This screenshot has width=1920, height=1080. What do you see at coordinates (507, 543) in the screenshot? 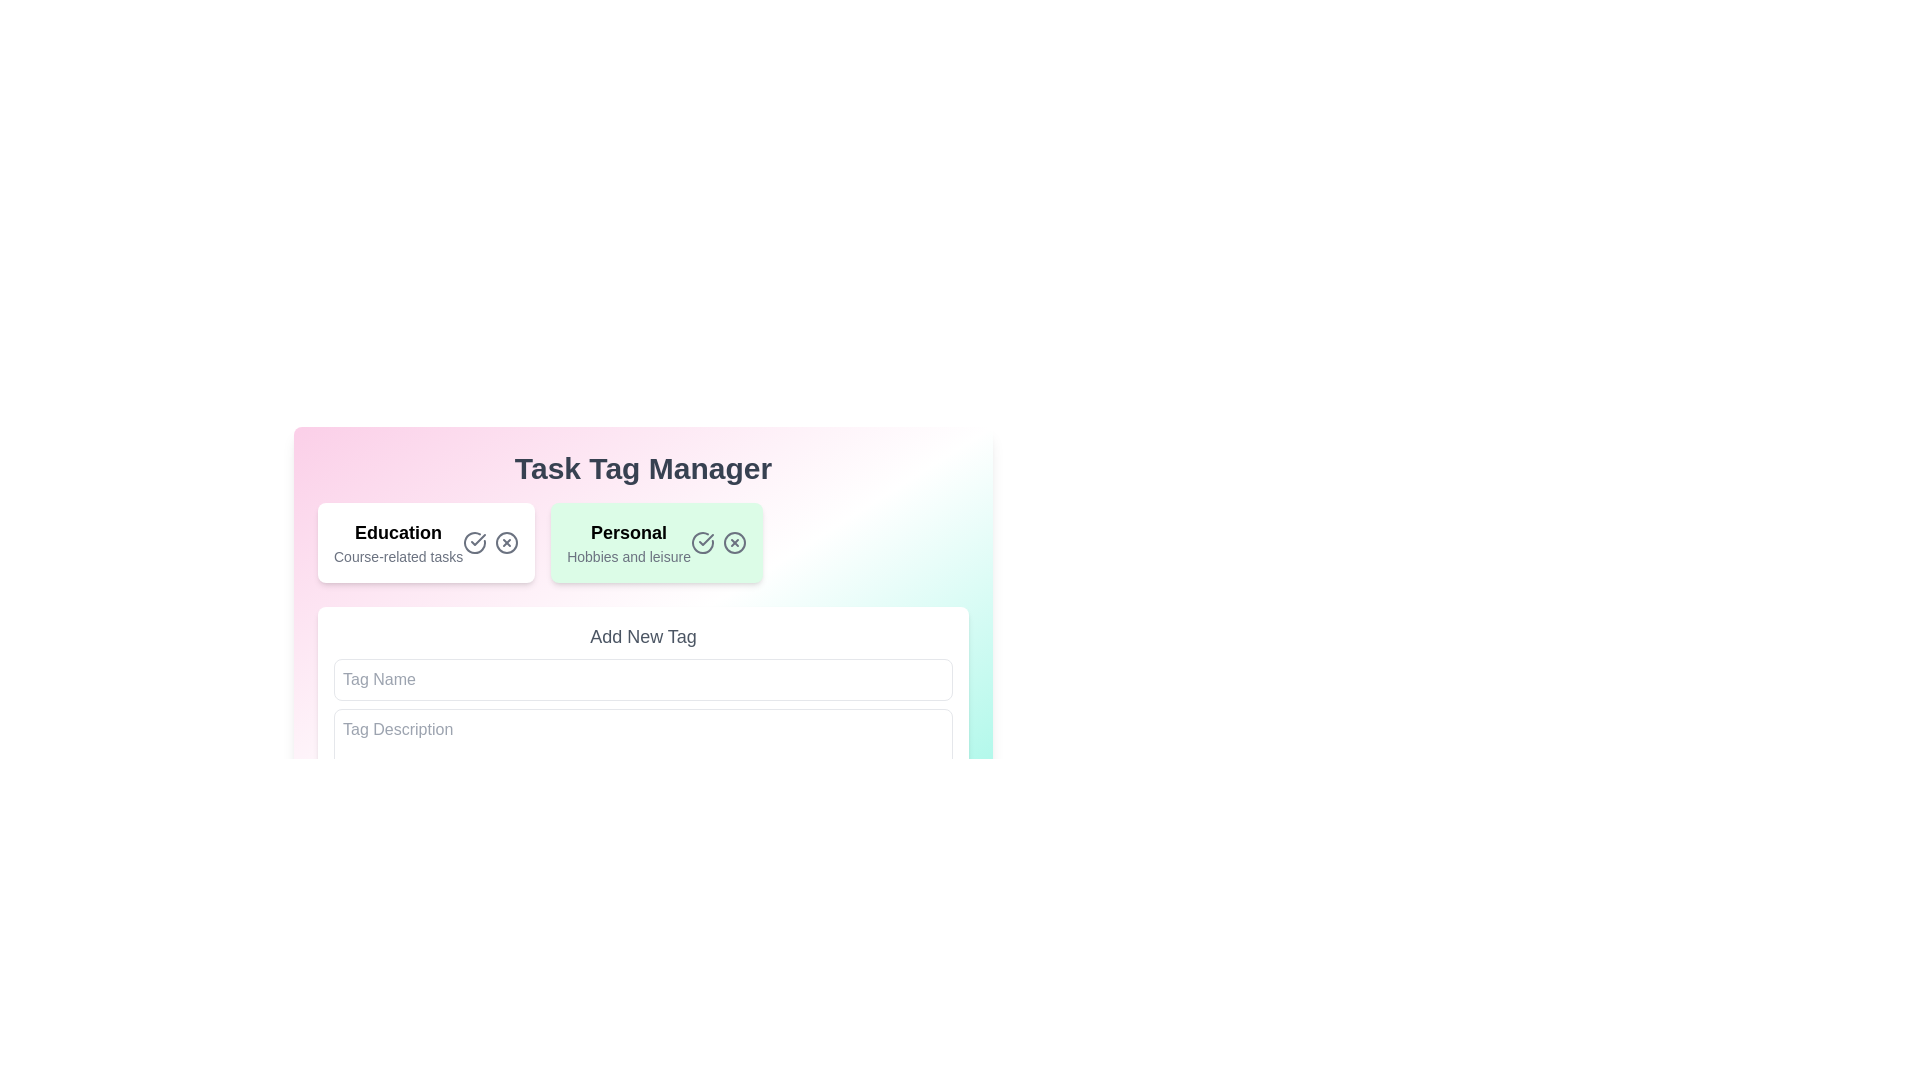
I see `the clickable icon button to the right of the 'Education' label` at bounding box center [507, 543].